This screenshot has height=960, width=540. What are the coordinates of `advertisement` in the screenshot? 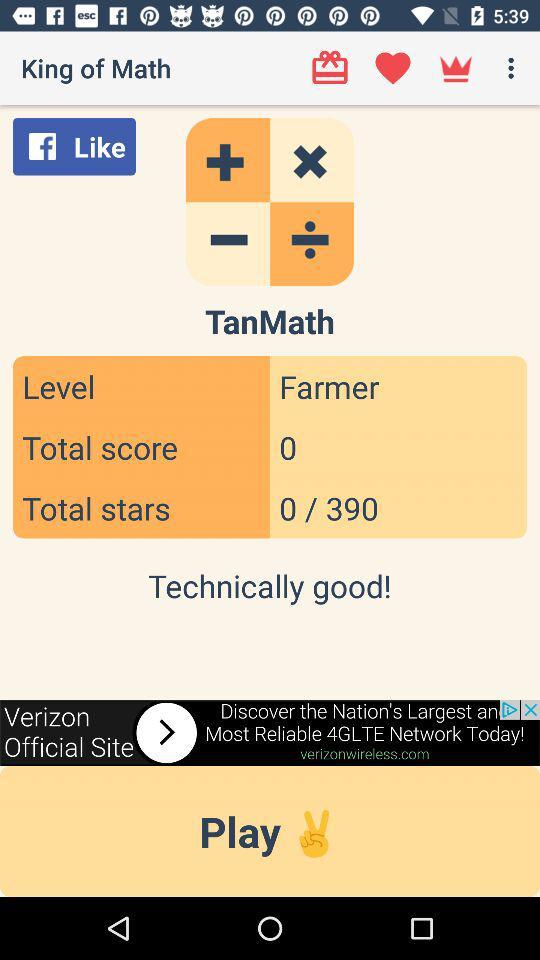 It's located at (270, 731).